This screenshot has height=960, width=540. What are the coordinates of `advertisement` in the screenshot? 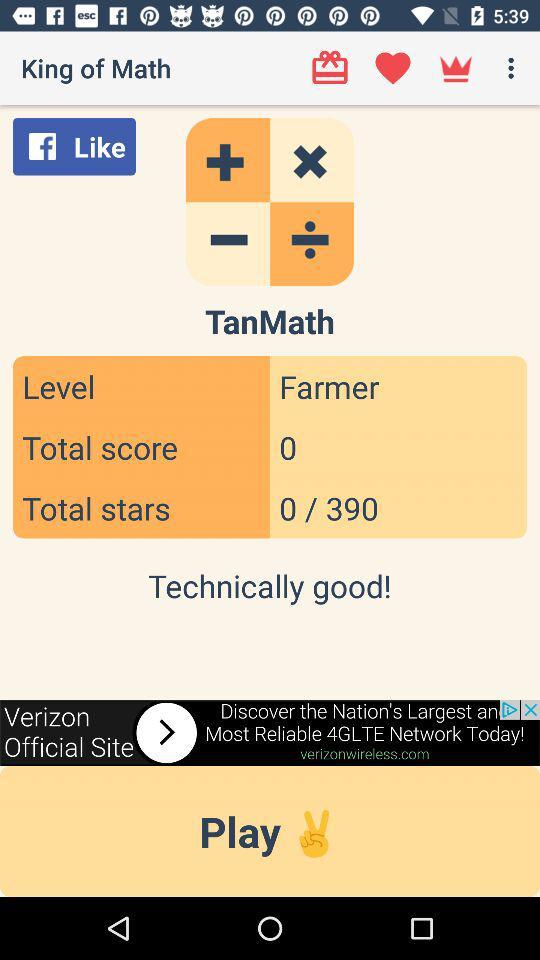 It's located at (270, 731).